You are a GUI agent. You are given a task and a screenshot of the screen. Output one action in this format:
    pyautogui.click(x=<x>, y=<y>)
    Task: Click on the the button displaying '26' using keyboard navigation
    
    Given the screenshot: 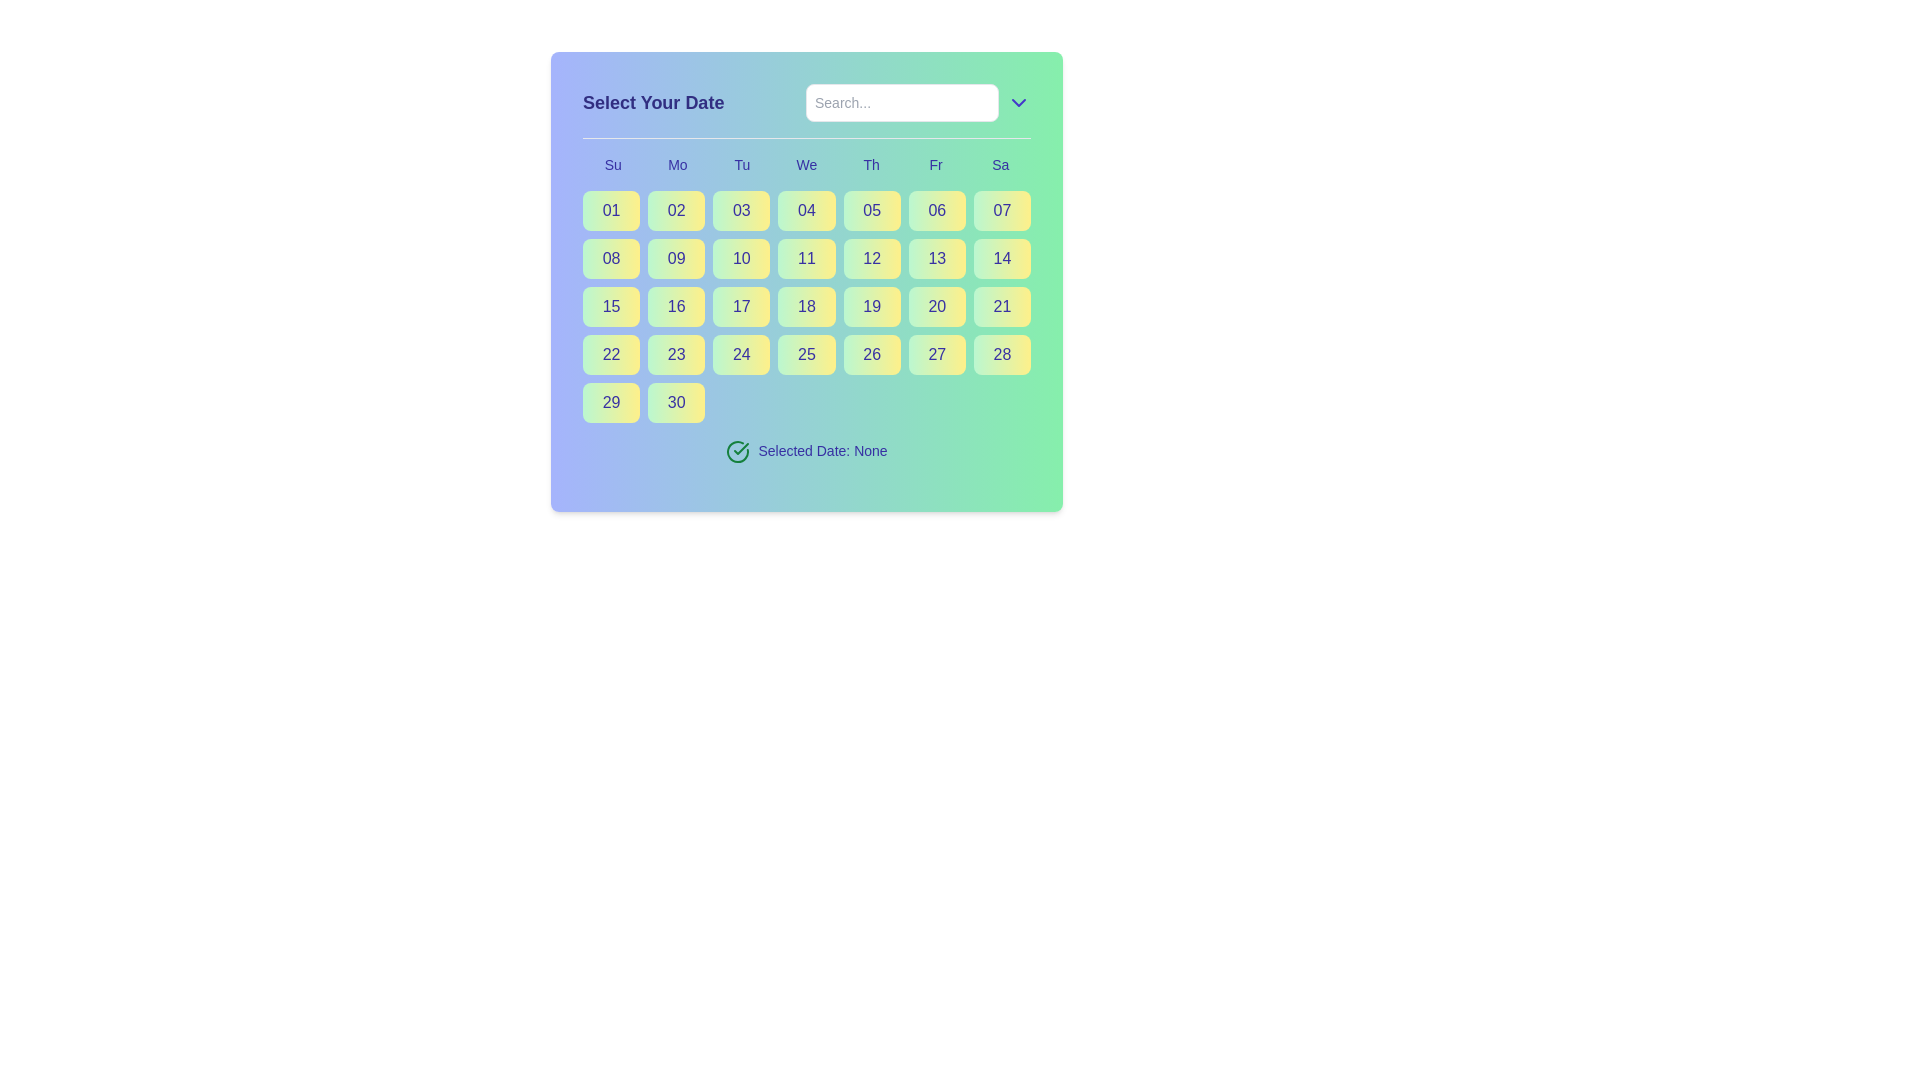 What is the action you would take?
    pyautogui.click(x=872, y=353)
    